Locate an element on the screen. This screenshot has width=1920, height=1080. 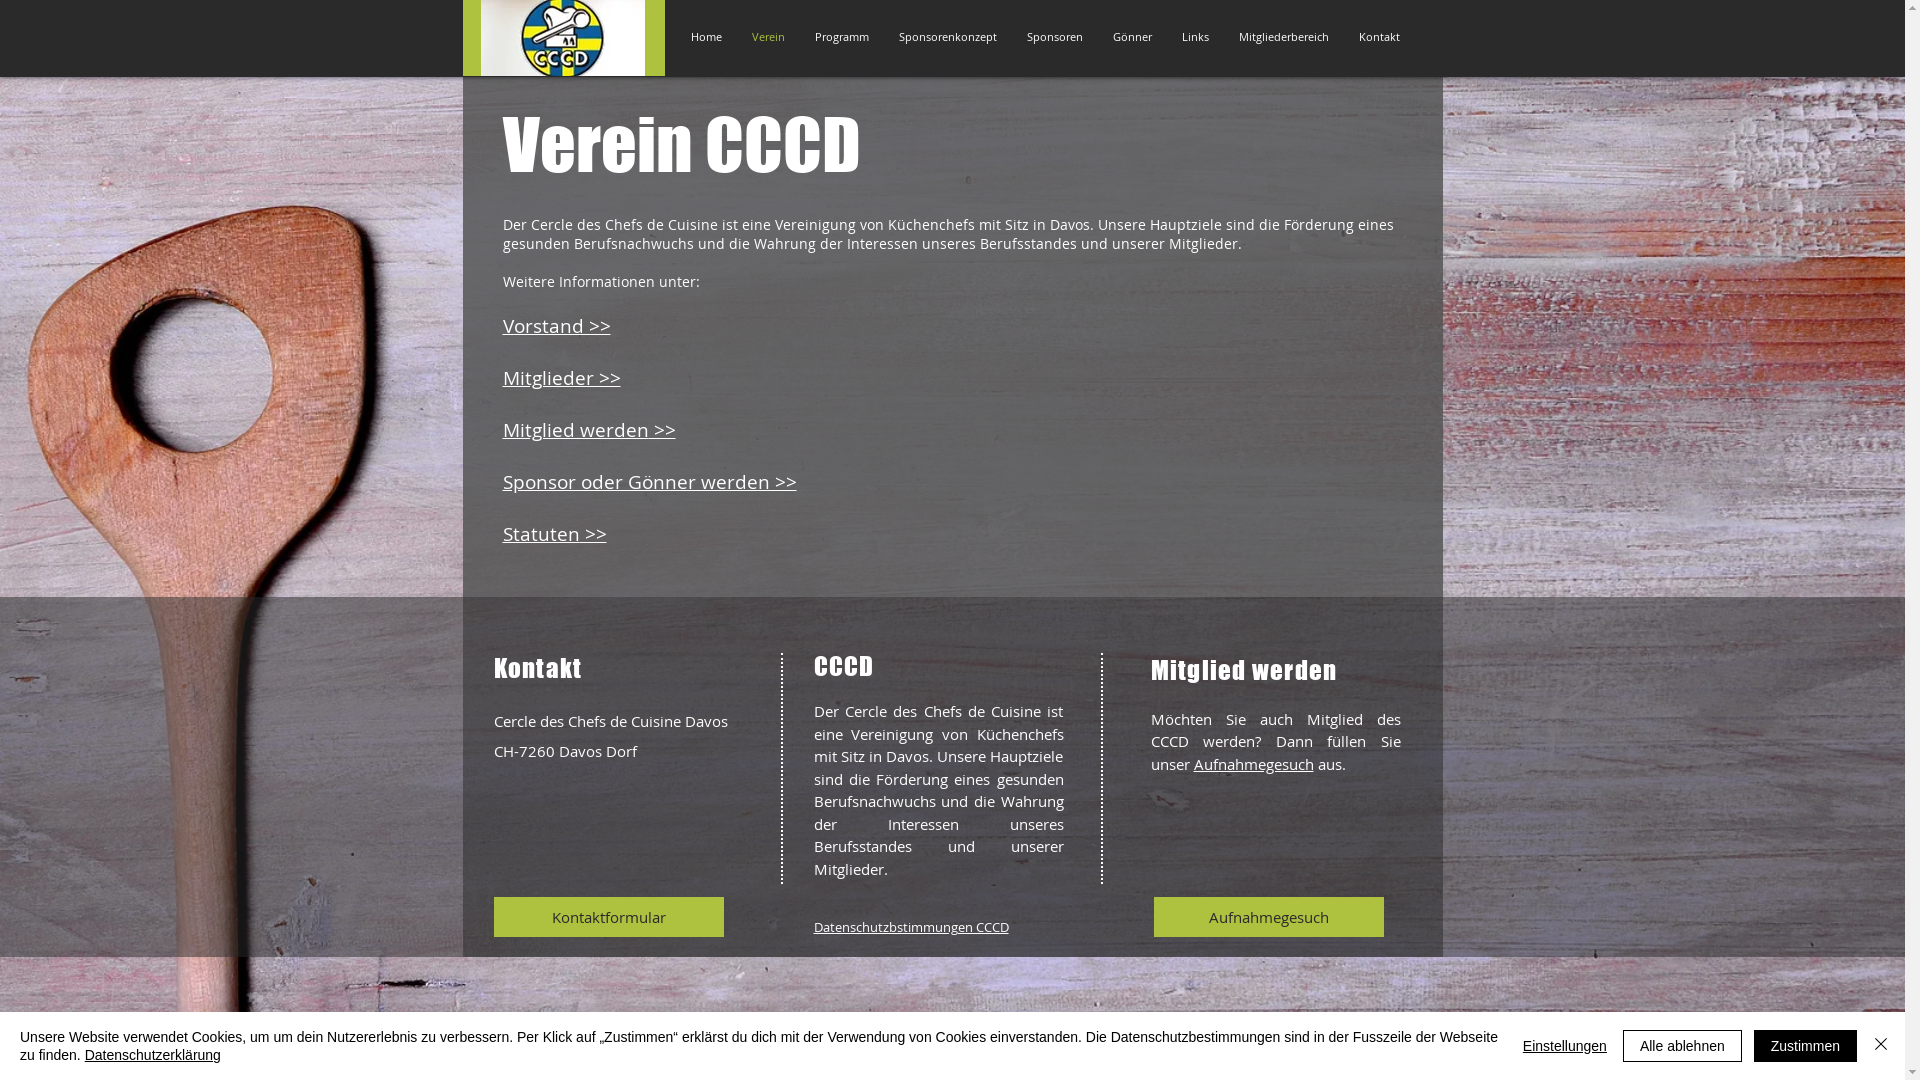
'Mitgliederbereich' is located at coordinates (1223, 37).